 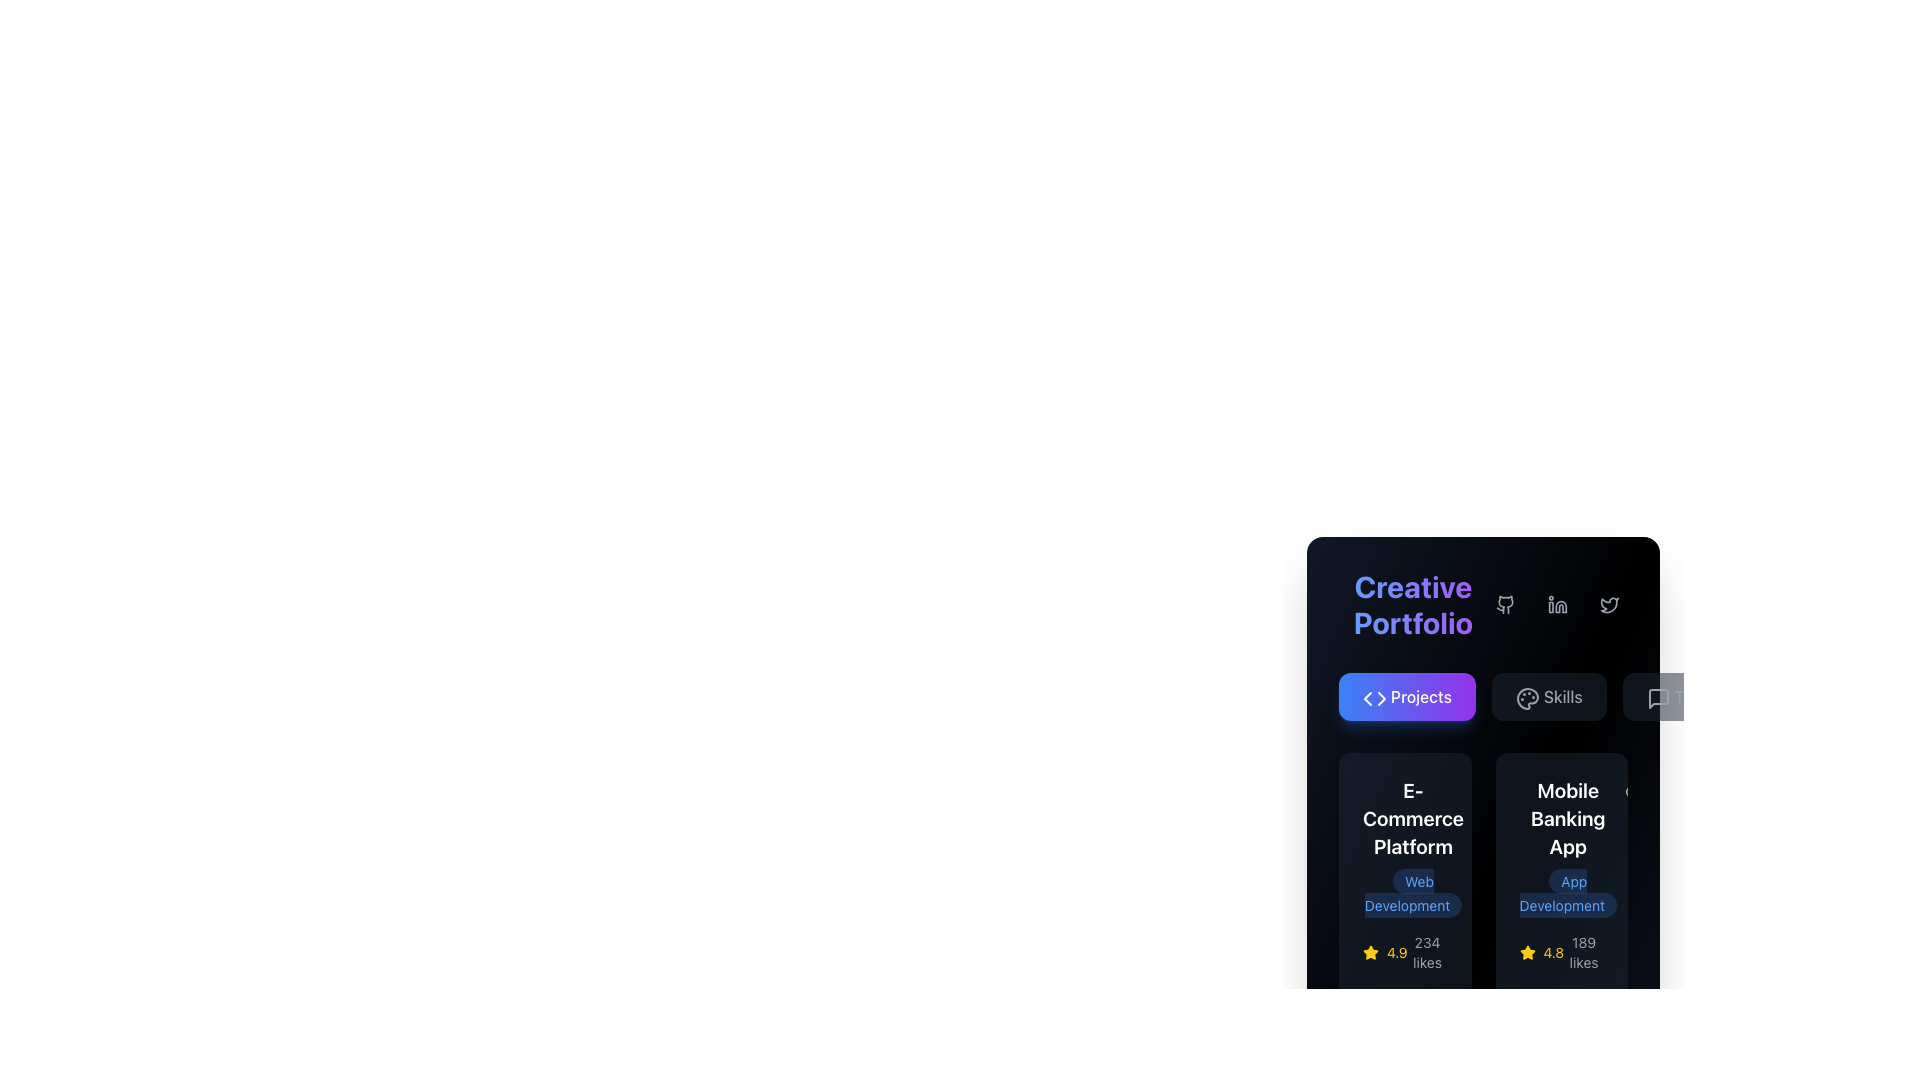 What do you see at coordinates (1540, 951) in the screenshot?
I see `the average rating value of '4.8' displayed in the Rating display for the 'Mobile Banking App', located in the lower section of the second card from the left` at bounding box center [1540, 951].